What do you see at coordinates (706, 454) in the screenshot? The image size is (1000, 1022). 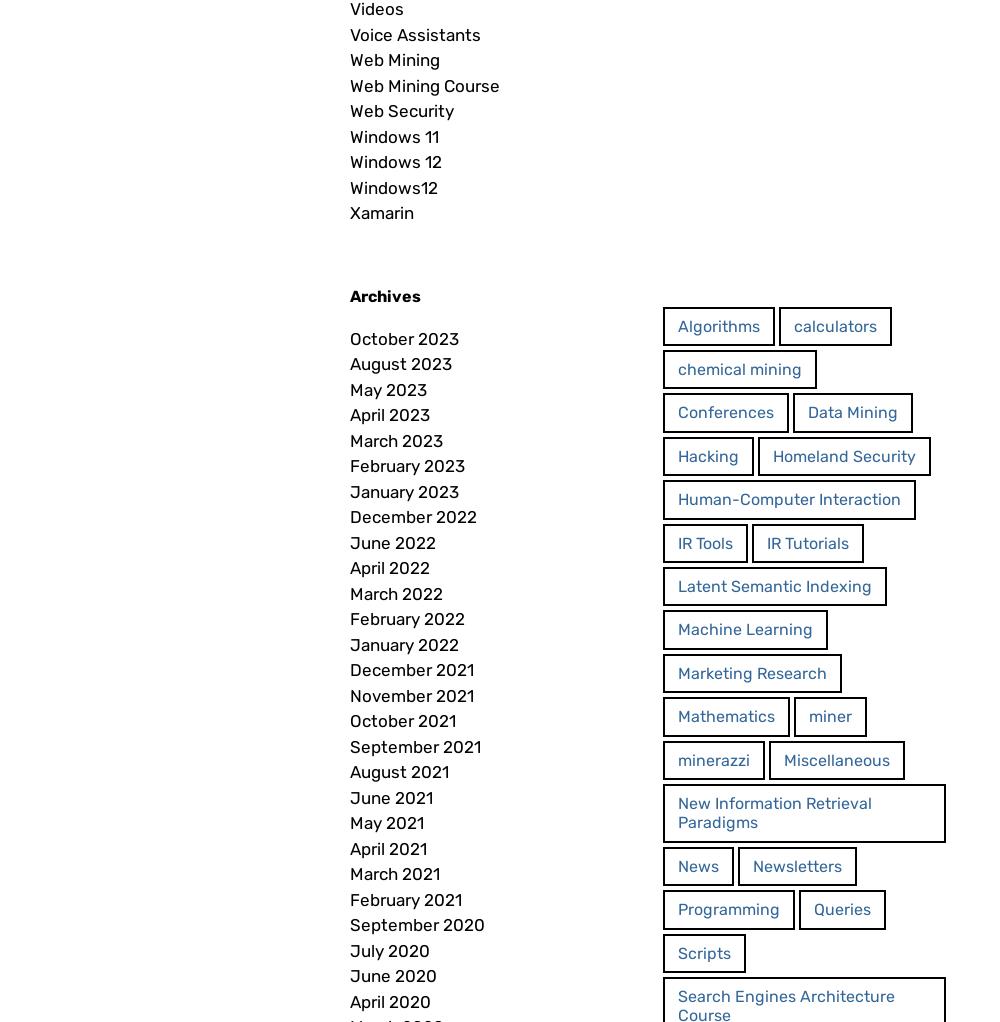 I see `'Hacking'` at bounding box center [706, 454].